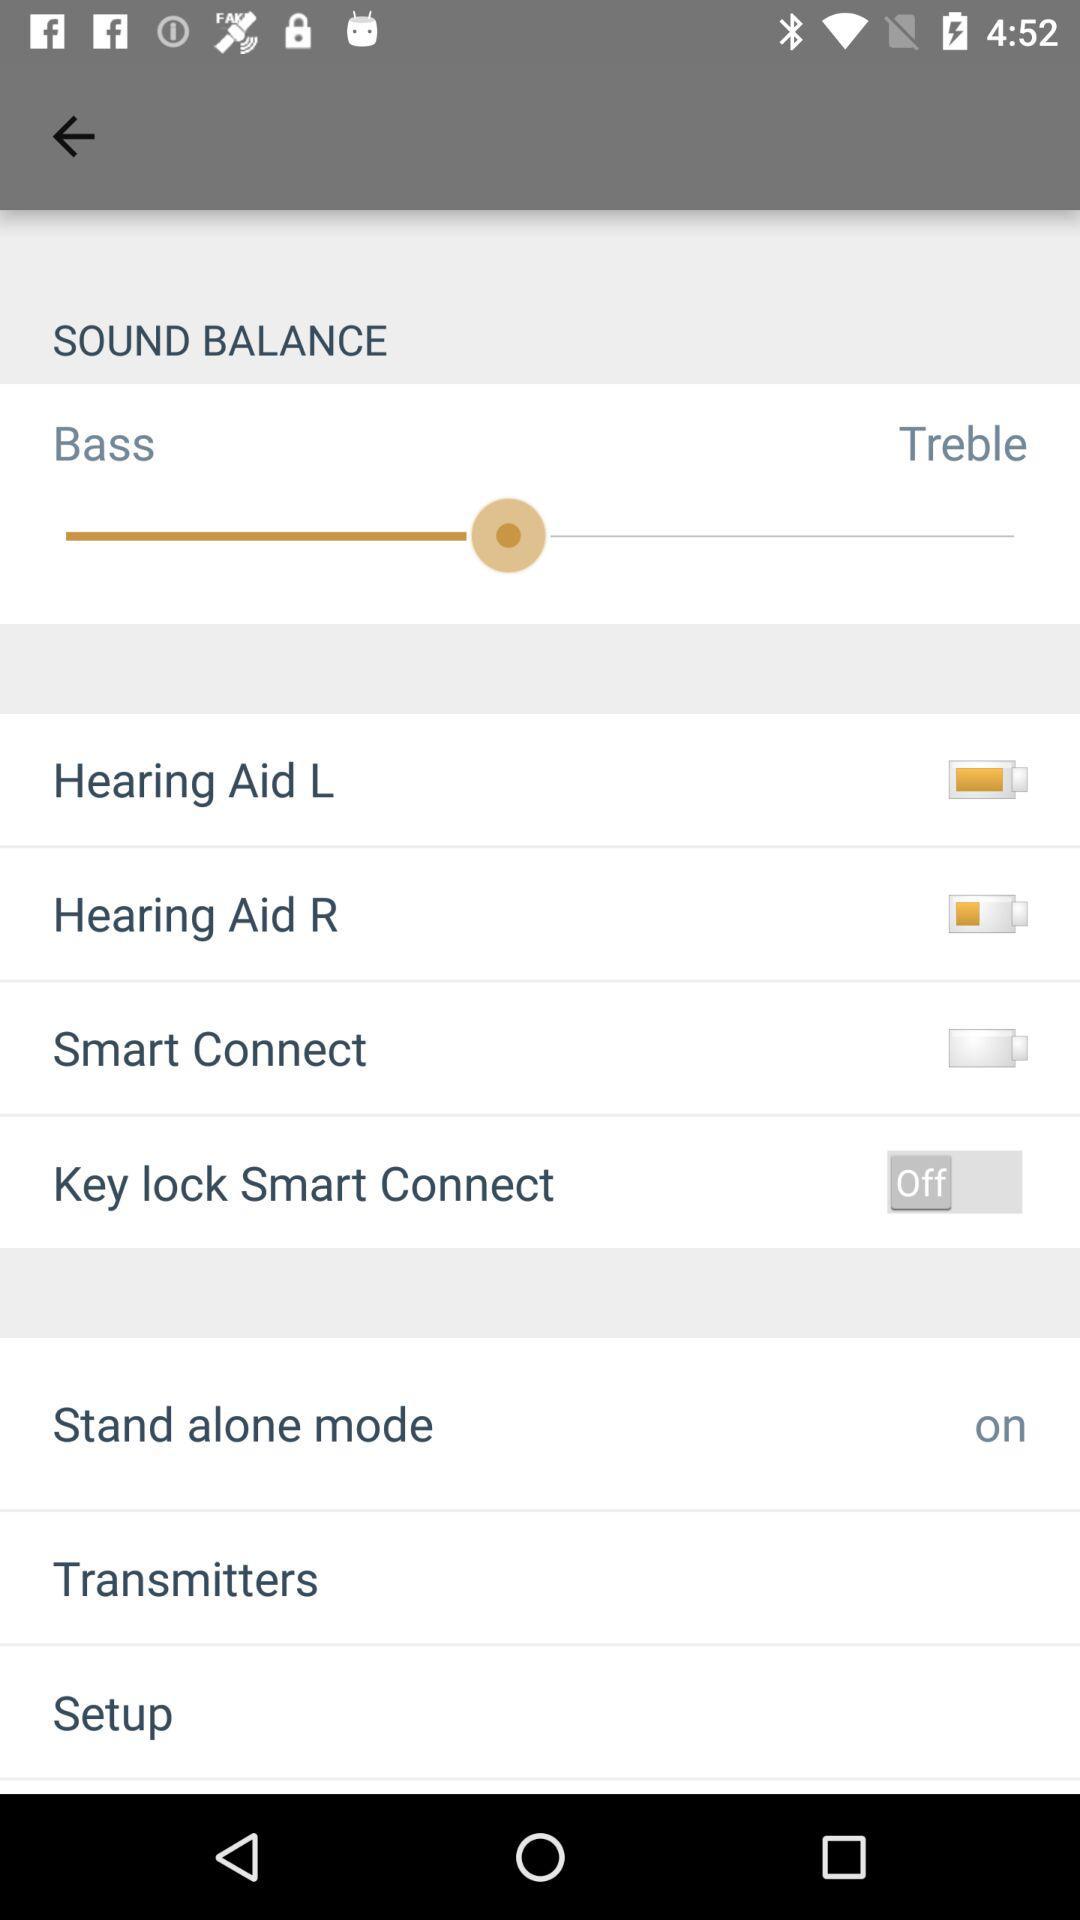  I want to click on transmitters item, so click(158, 1576).